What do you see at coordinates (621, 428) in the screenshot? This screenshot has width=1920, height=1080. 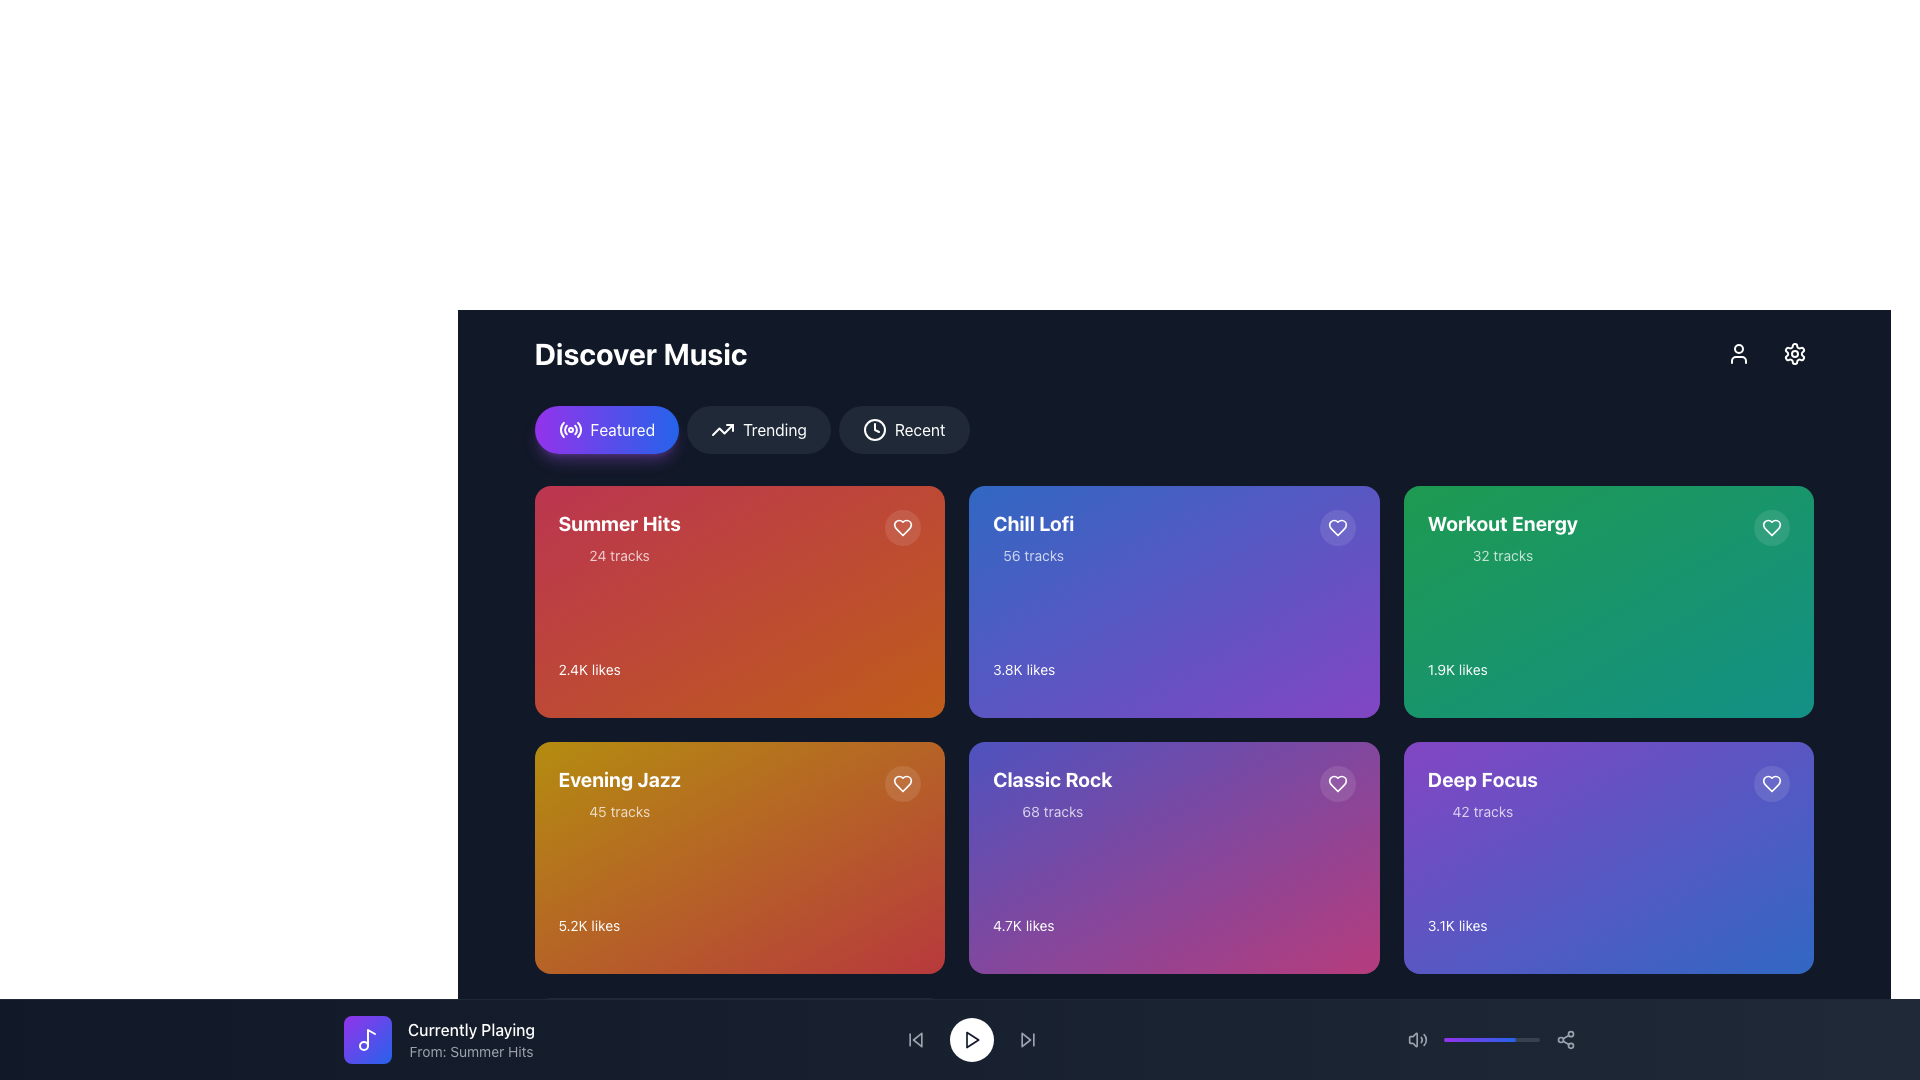 I see `the 'Featured' label, which is a static label within a gradient button displaying the text in white on a rounded rectangle background` at bounding box center [621, 428].